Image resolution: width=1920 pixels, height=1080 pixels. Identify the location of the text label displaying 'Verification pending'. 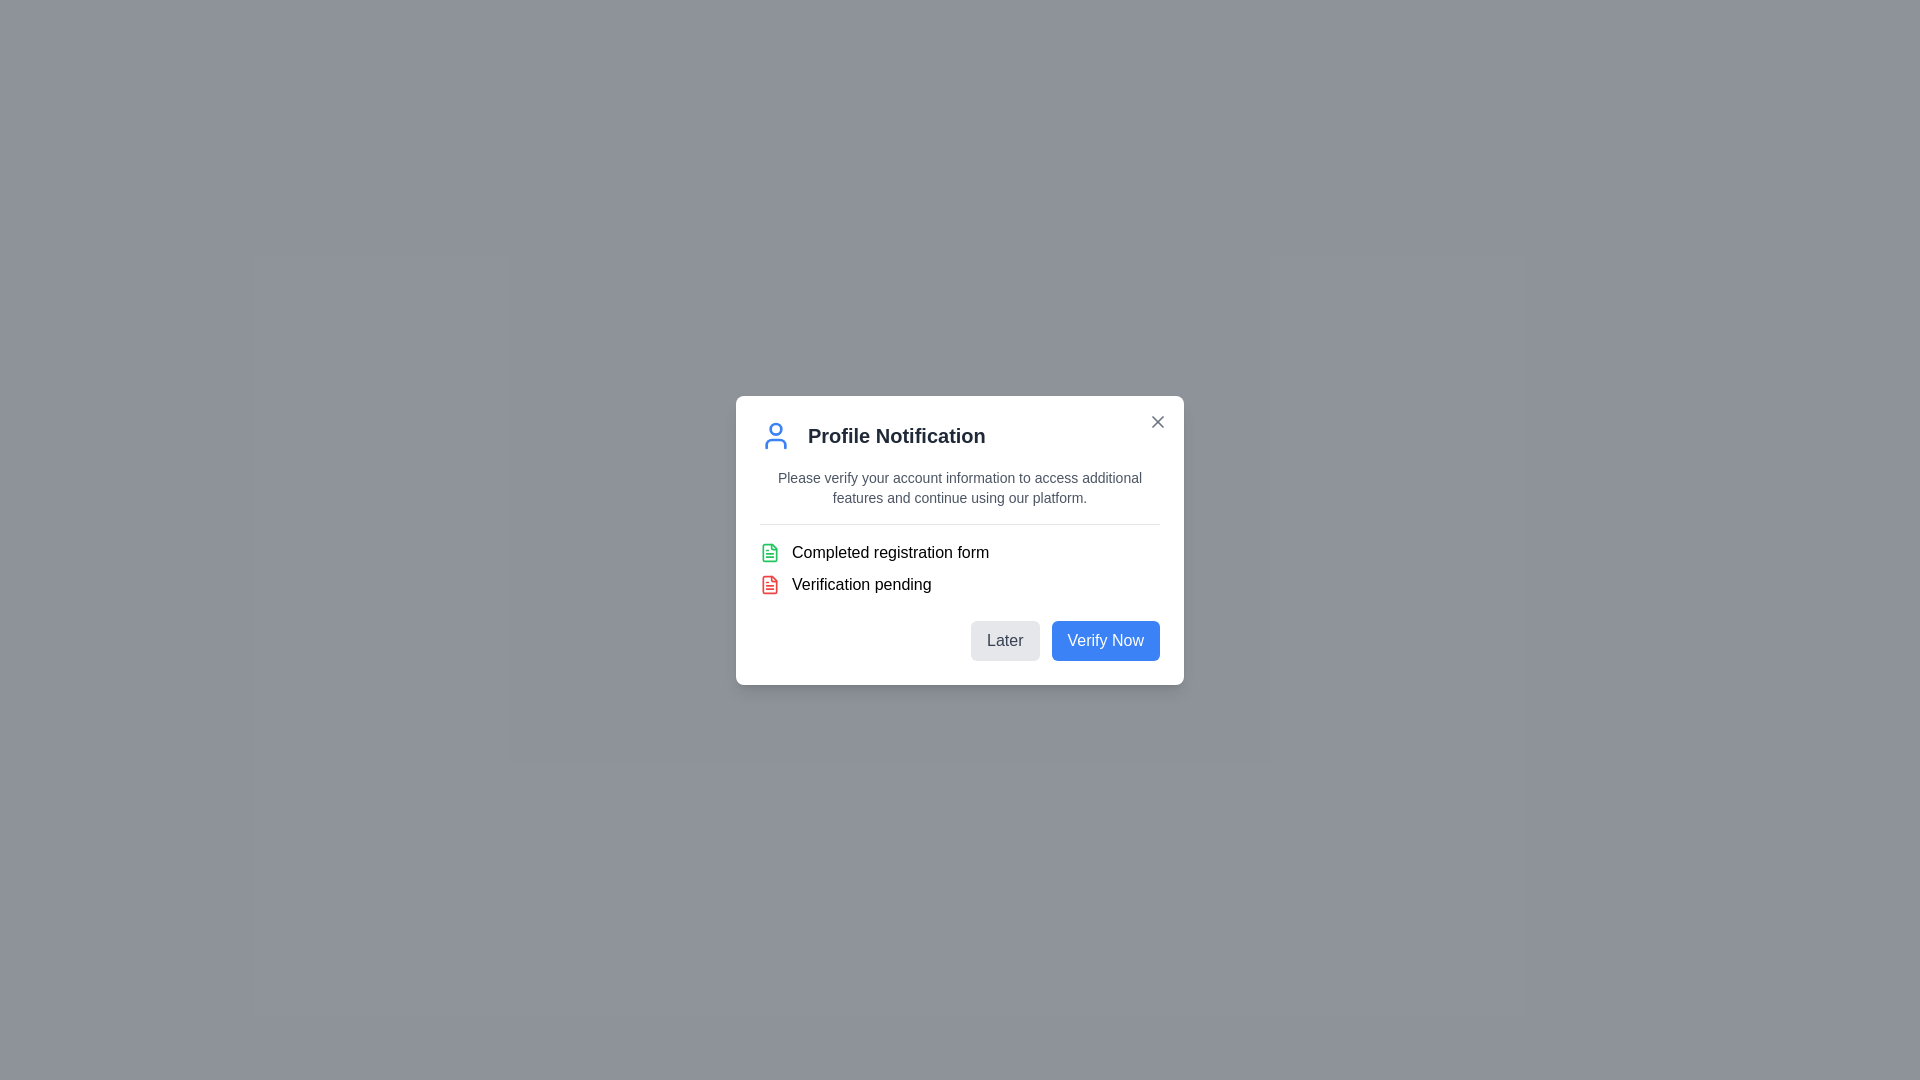
(861, 584).